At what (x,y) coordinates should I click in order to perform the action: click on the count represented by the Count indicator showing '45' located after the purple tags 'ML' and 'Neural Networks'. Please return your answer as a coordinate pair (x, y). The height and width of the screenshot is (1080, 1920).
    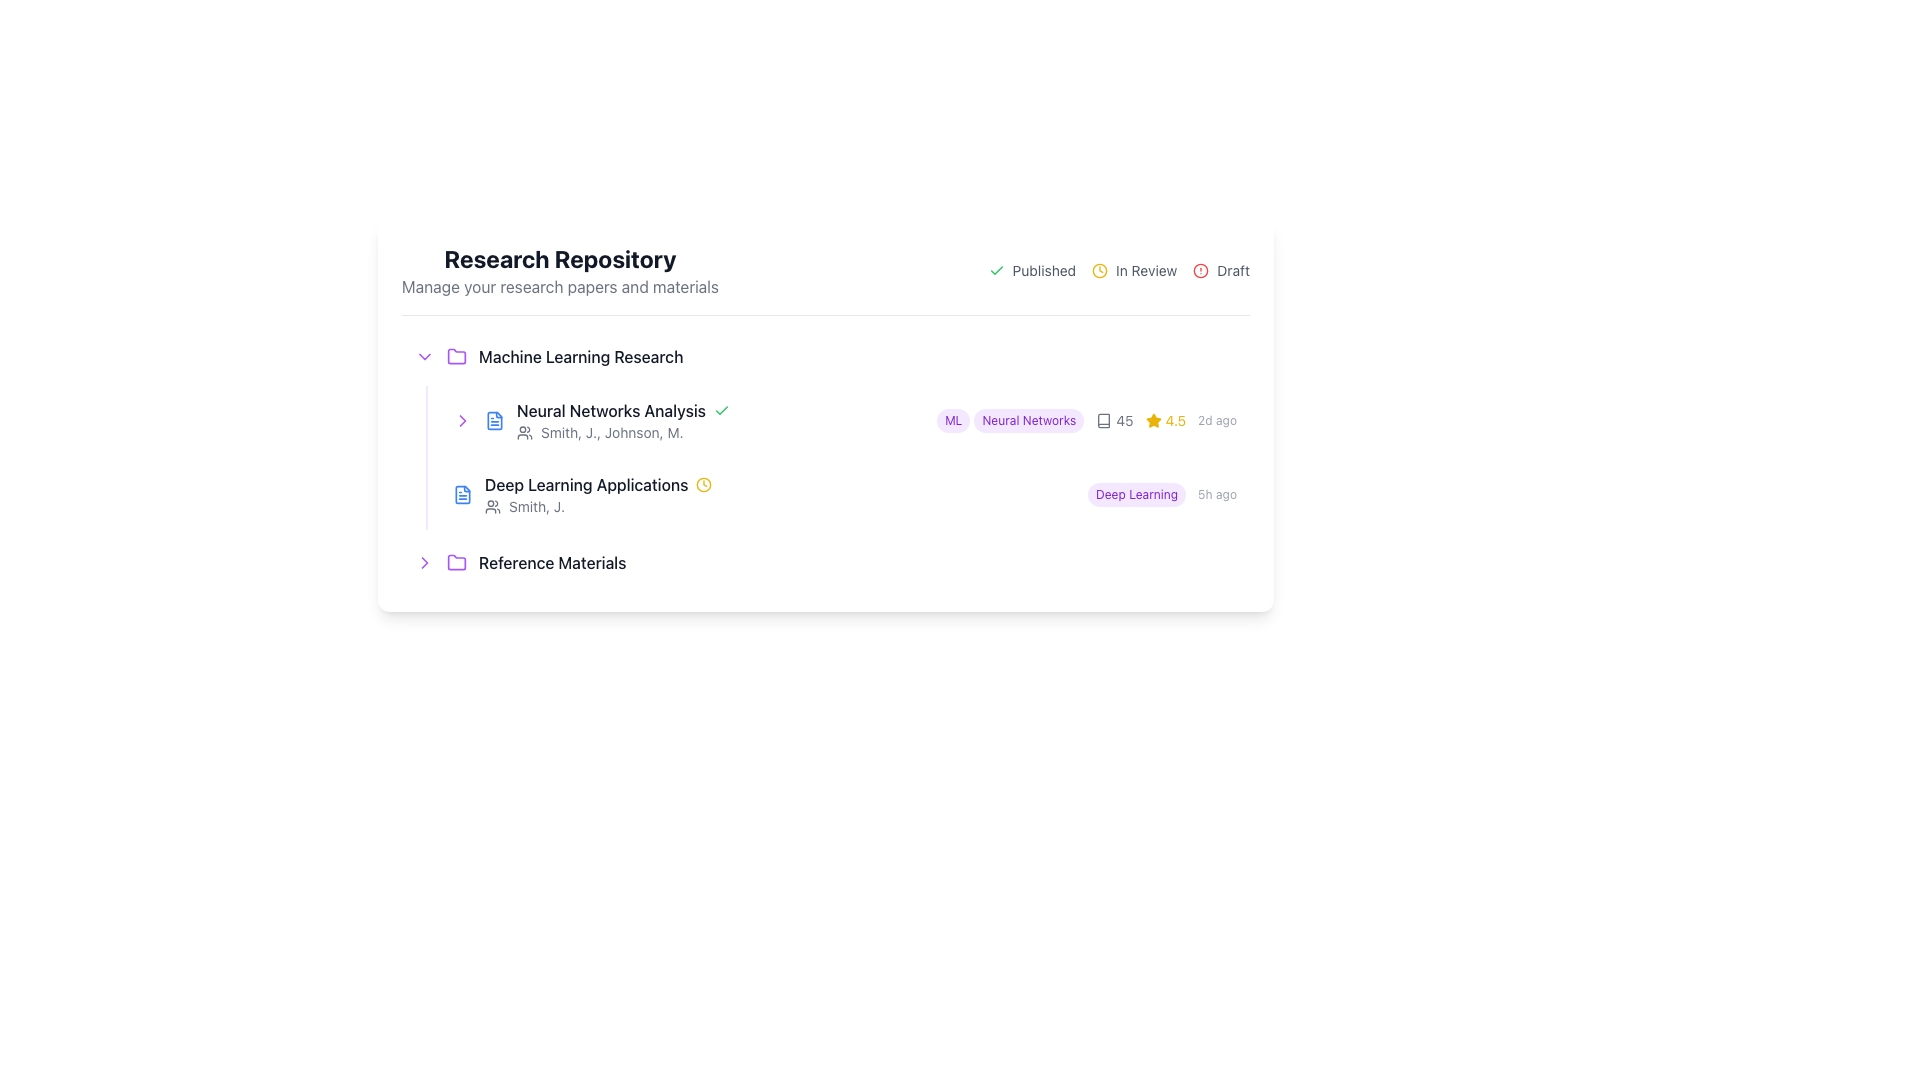
    Looking at the image, I should click on (1113, 419).